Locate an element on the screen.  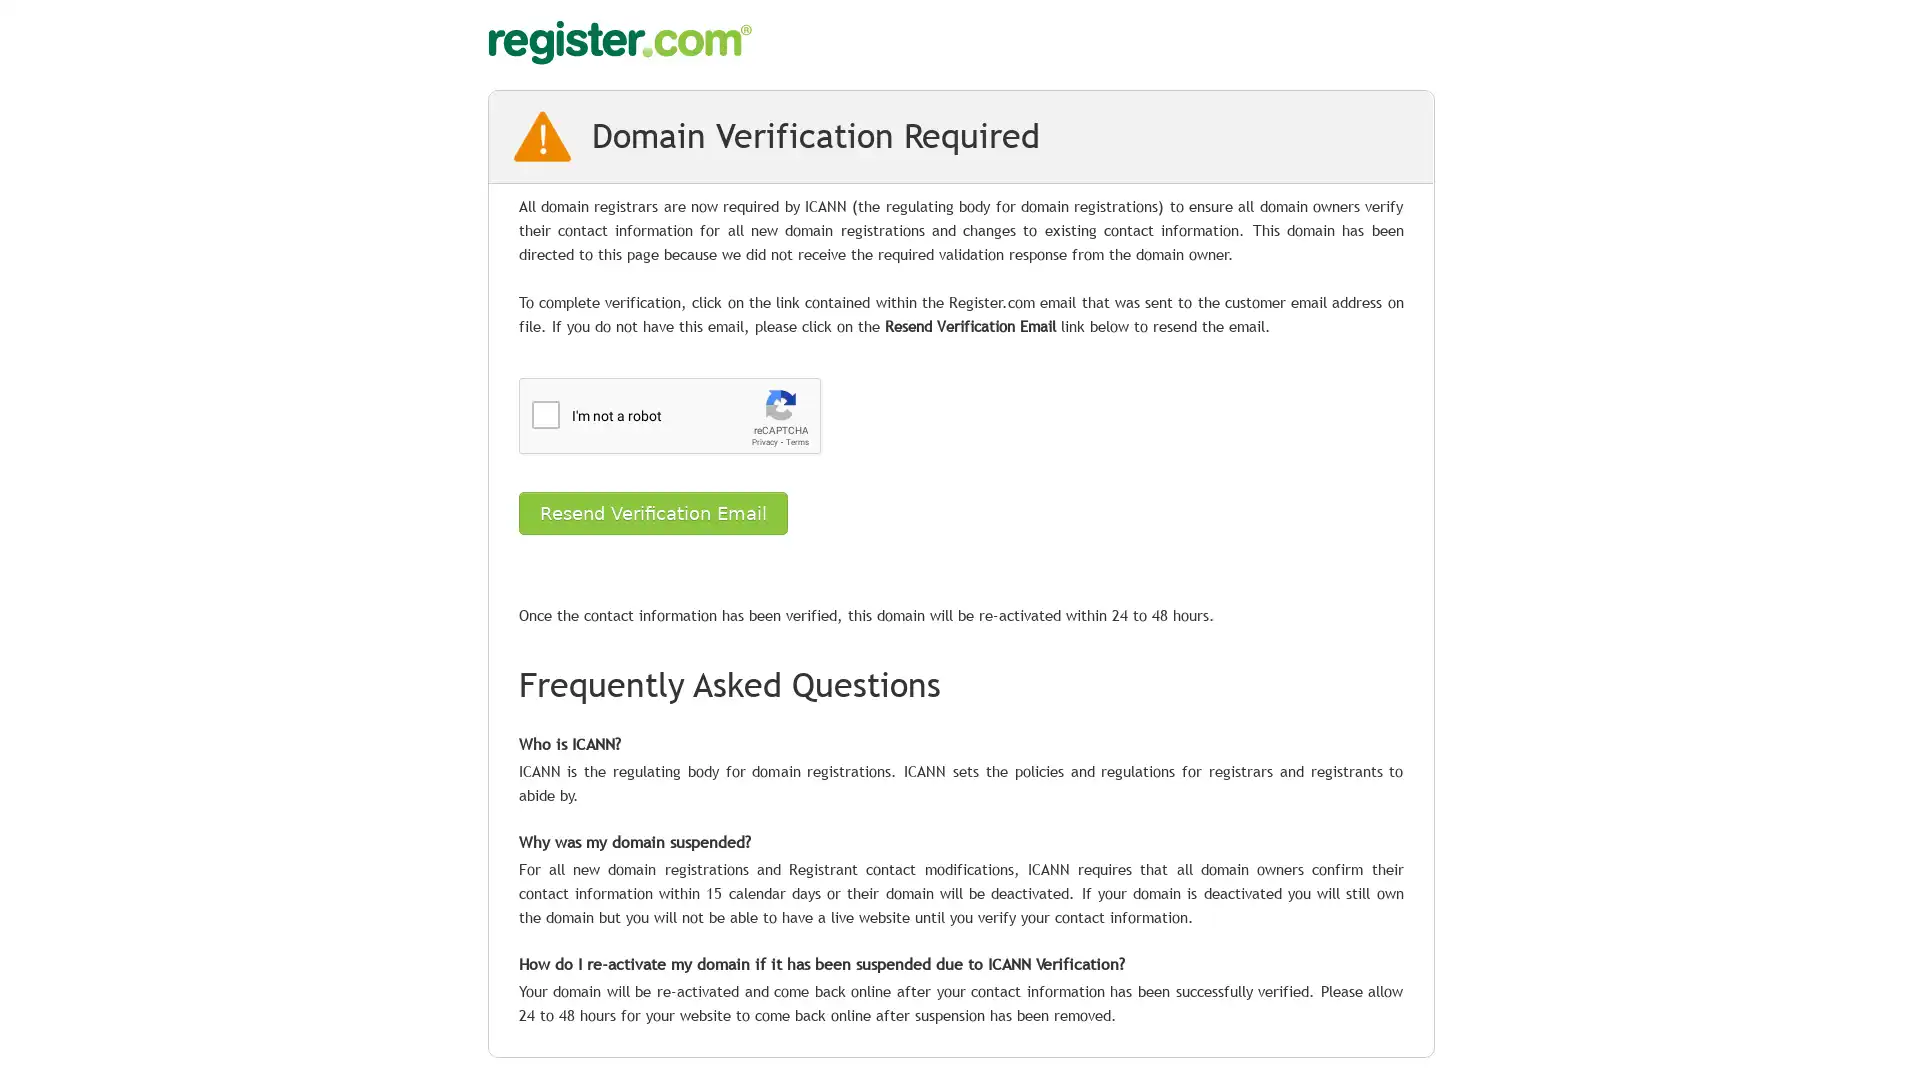
Resend Verification Email is located at coordinates (652, 512).